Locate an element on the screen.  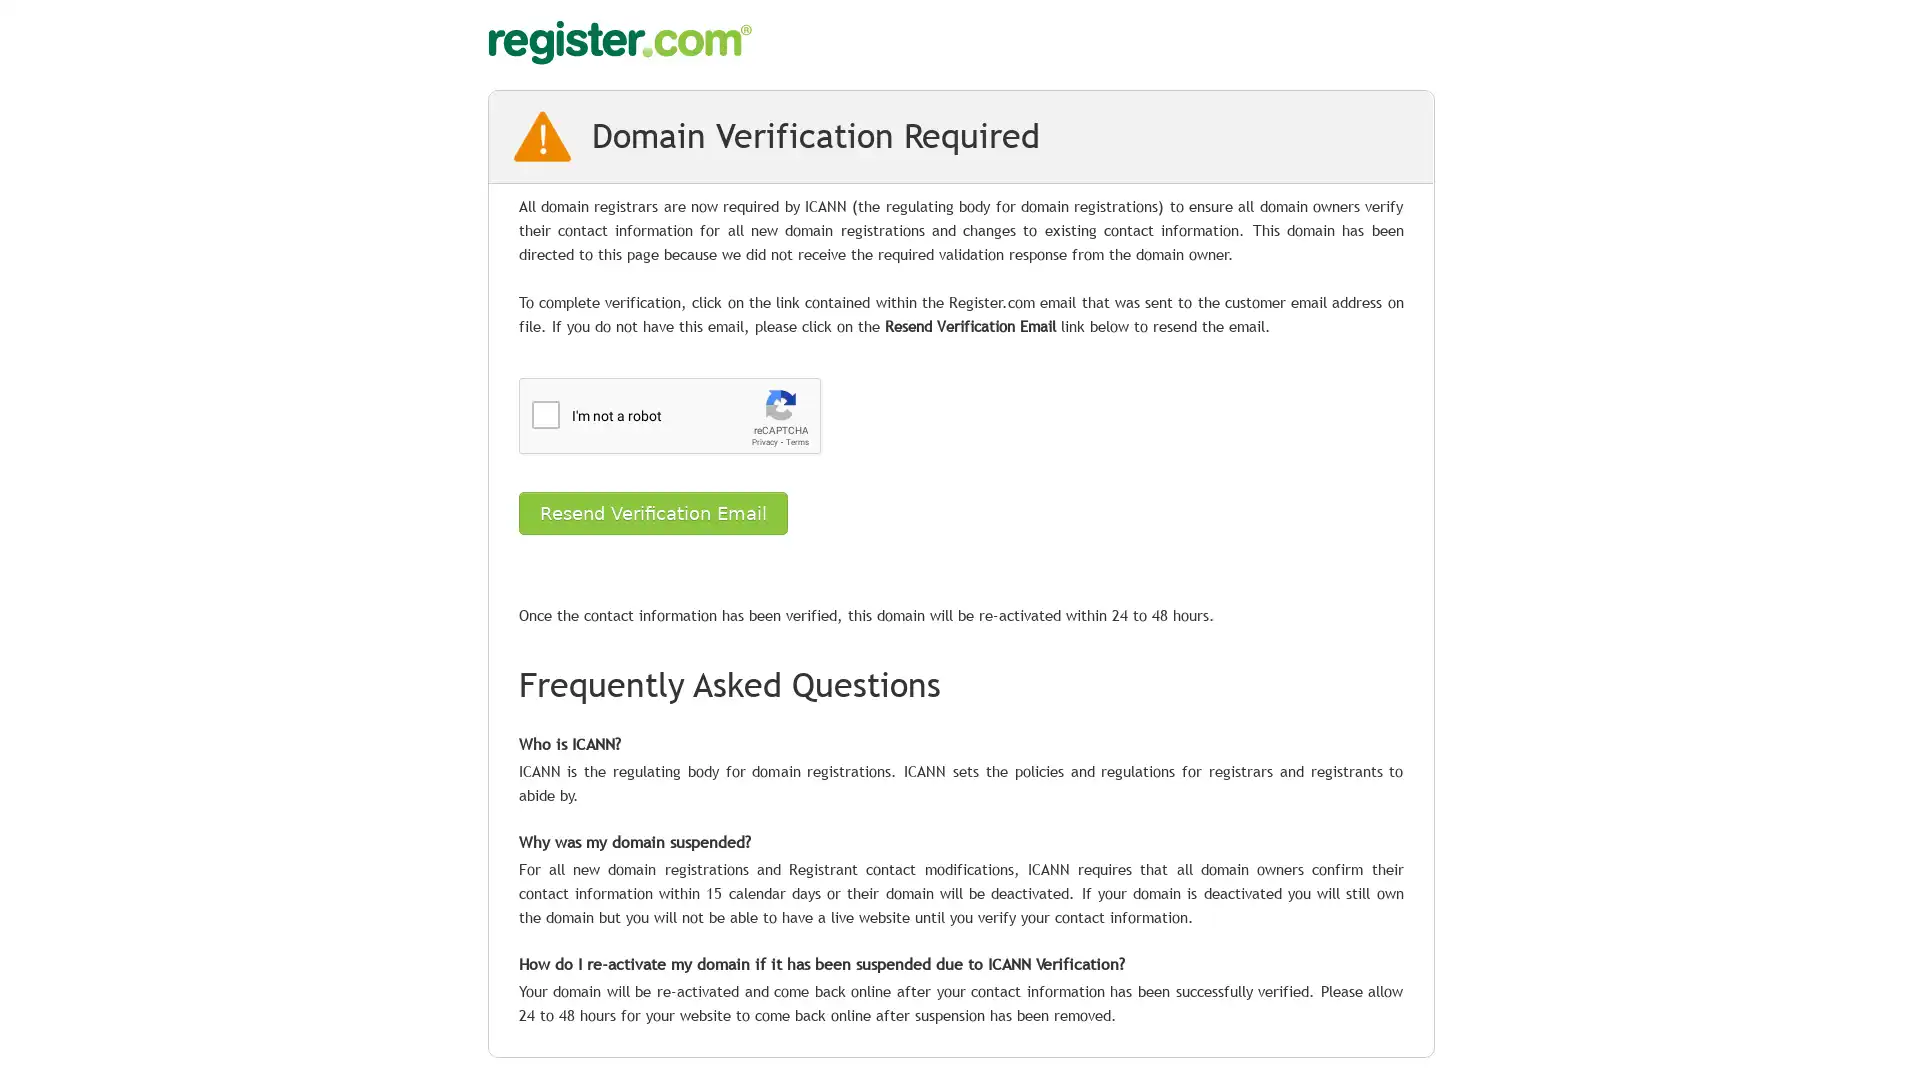
Resend Verification Email is located at coordinates (652, 512).